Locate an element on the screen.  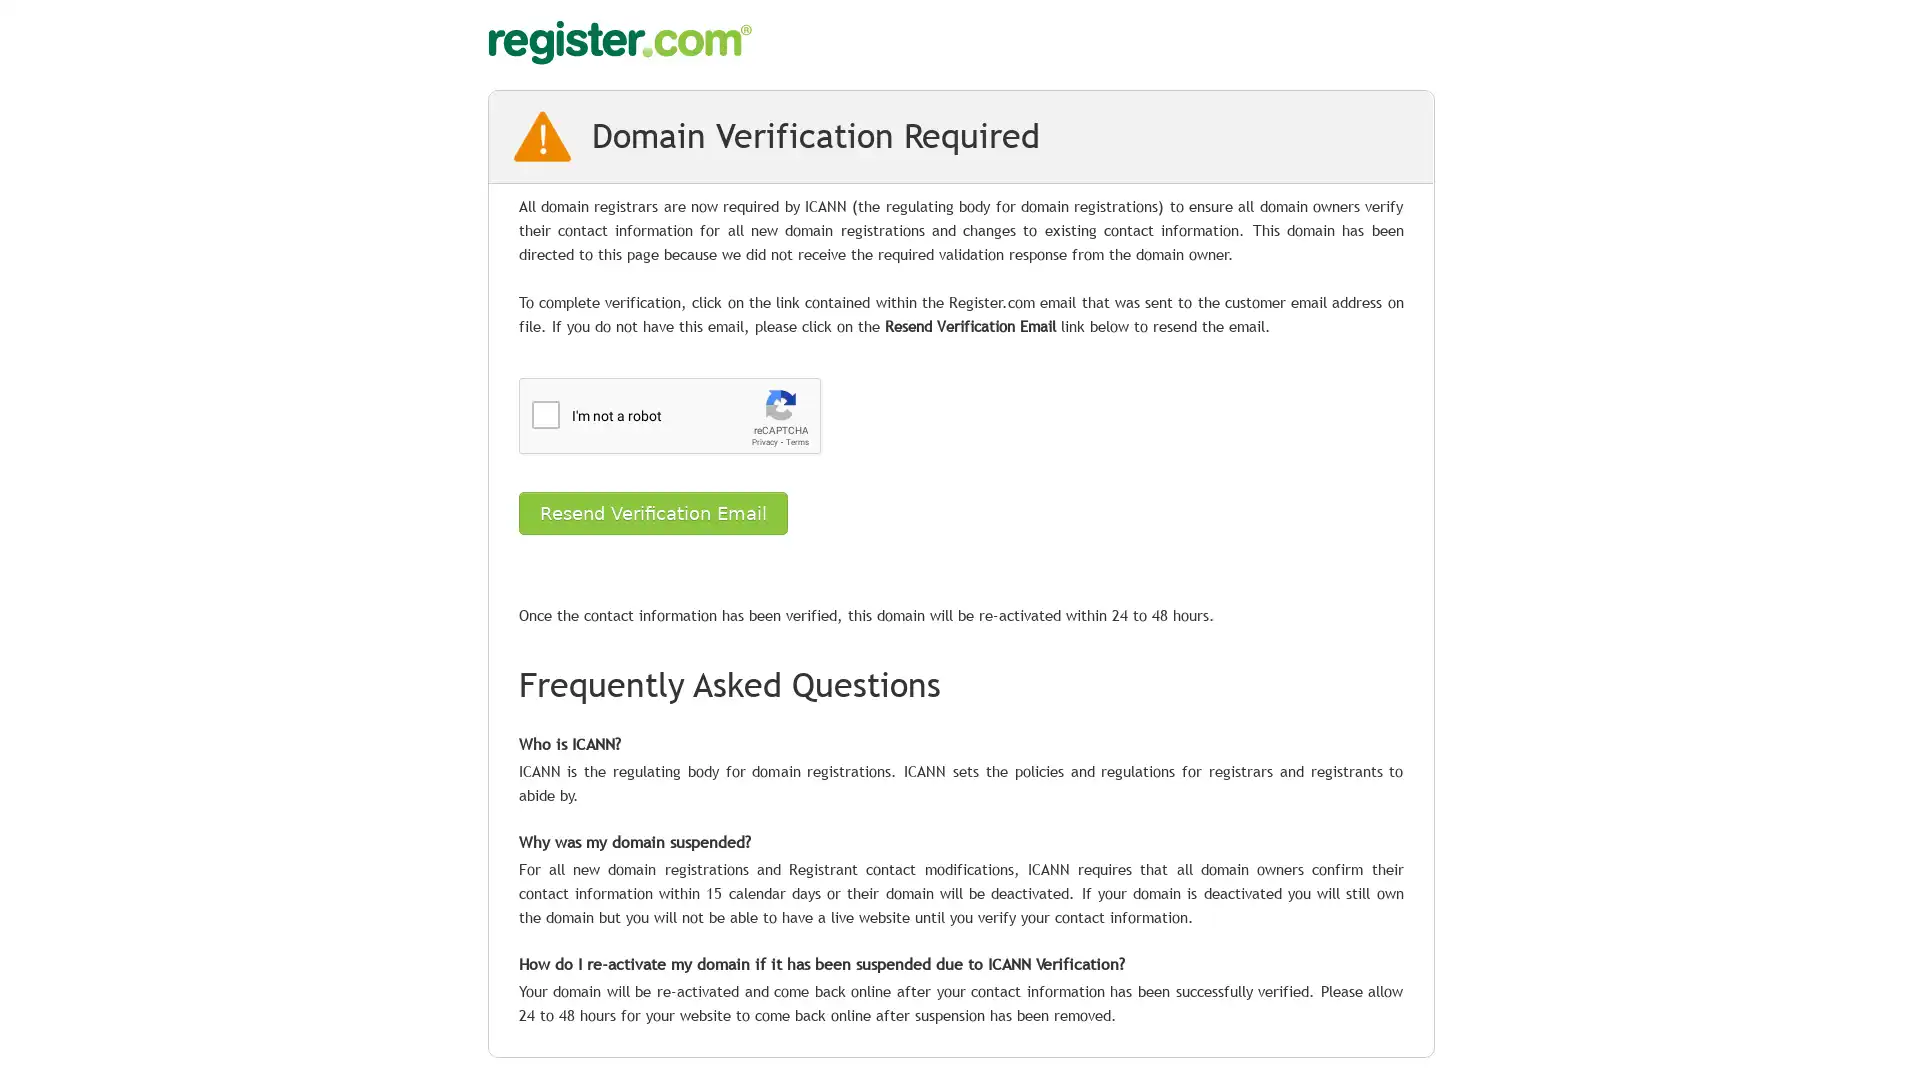
Resend Verification Email is located at coordinates (652, 512).